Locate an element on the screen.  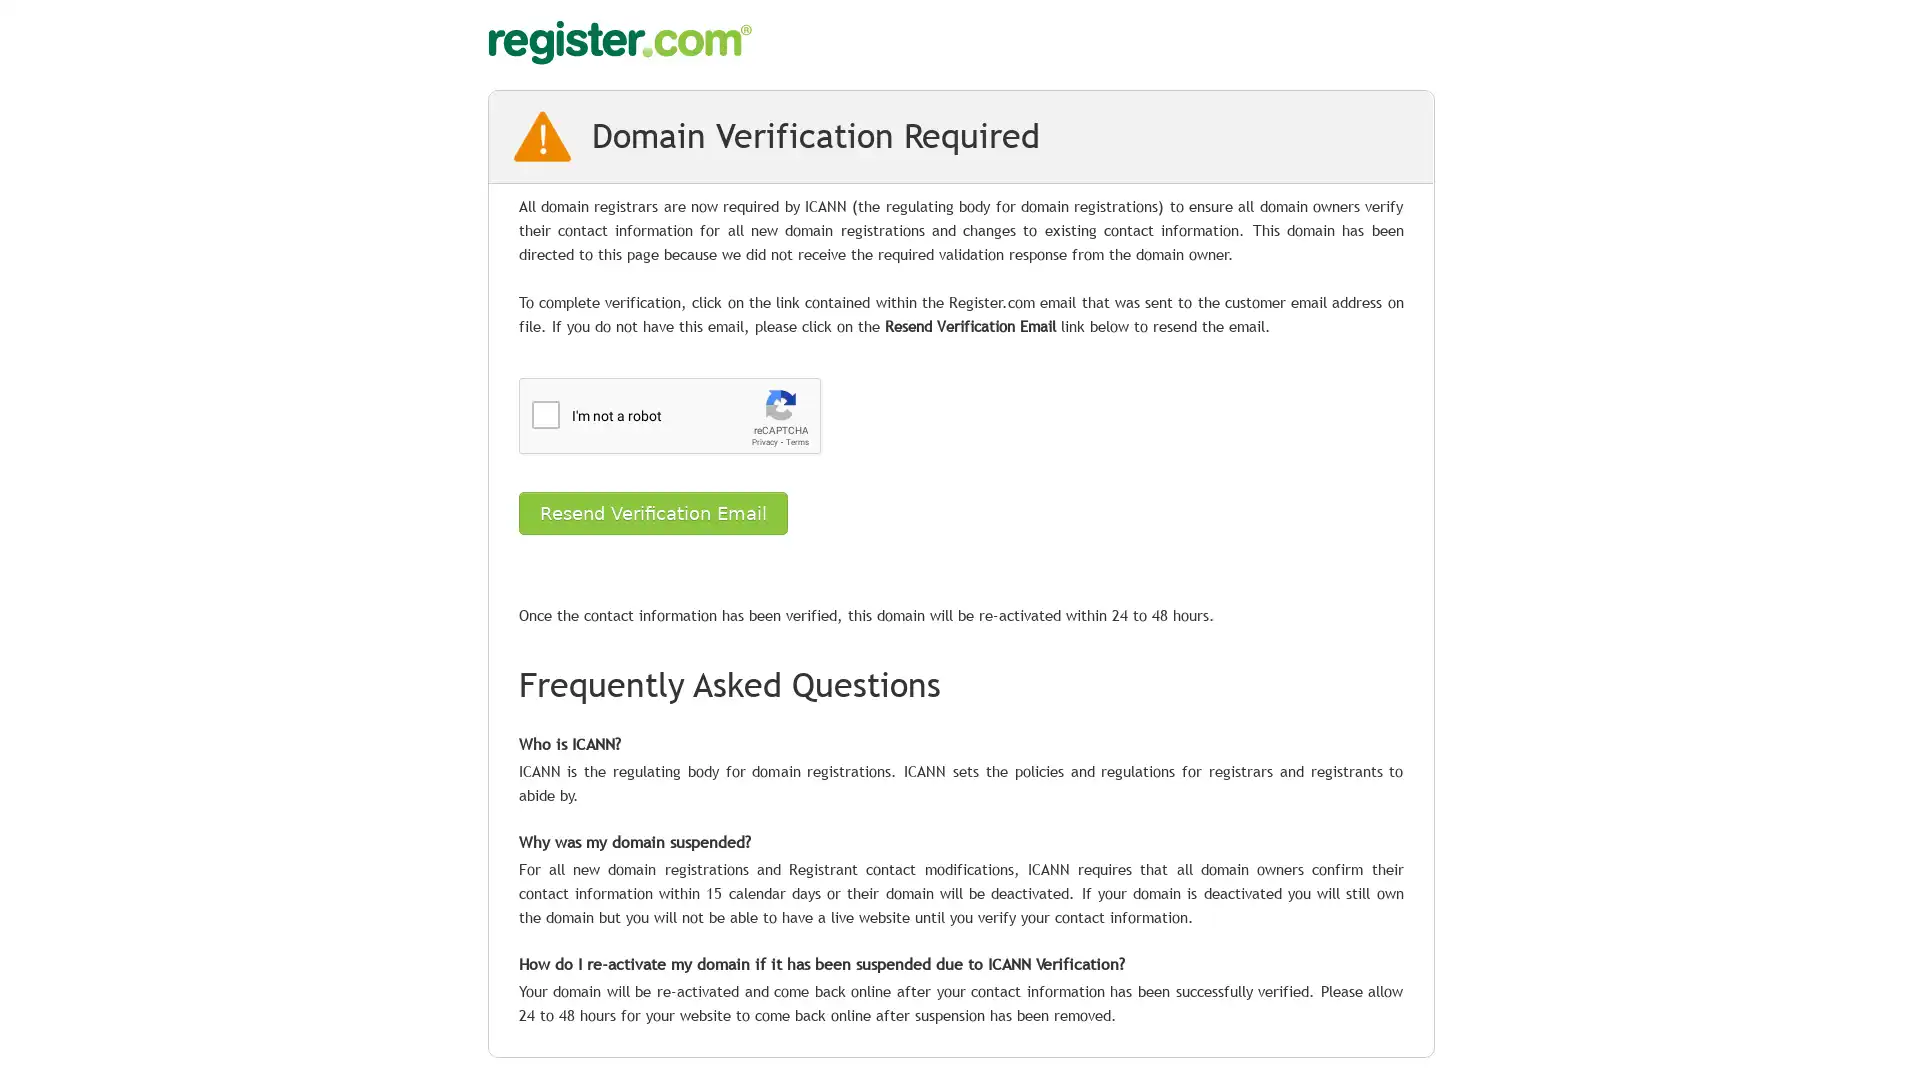
Resend Verification Email is located at coordinates (652, 512).